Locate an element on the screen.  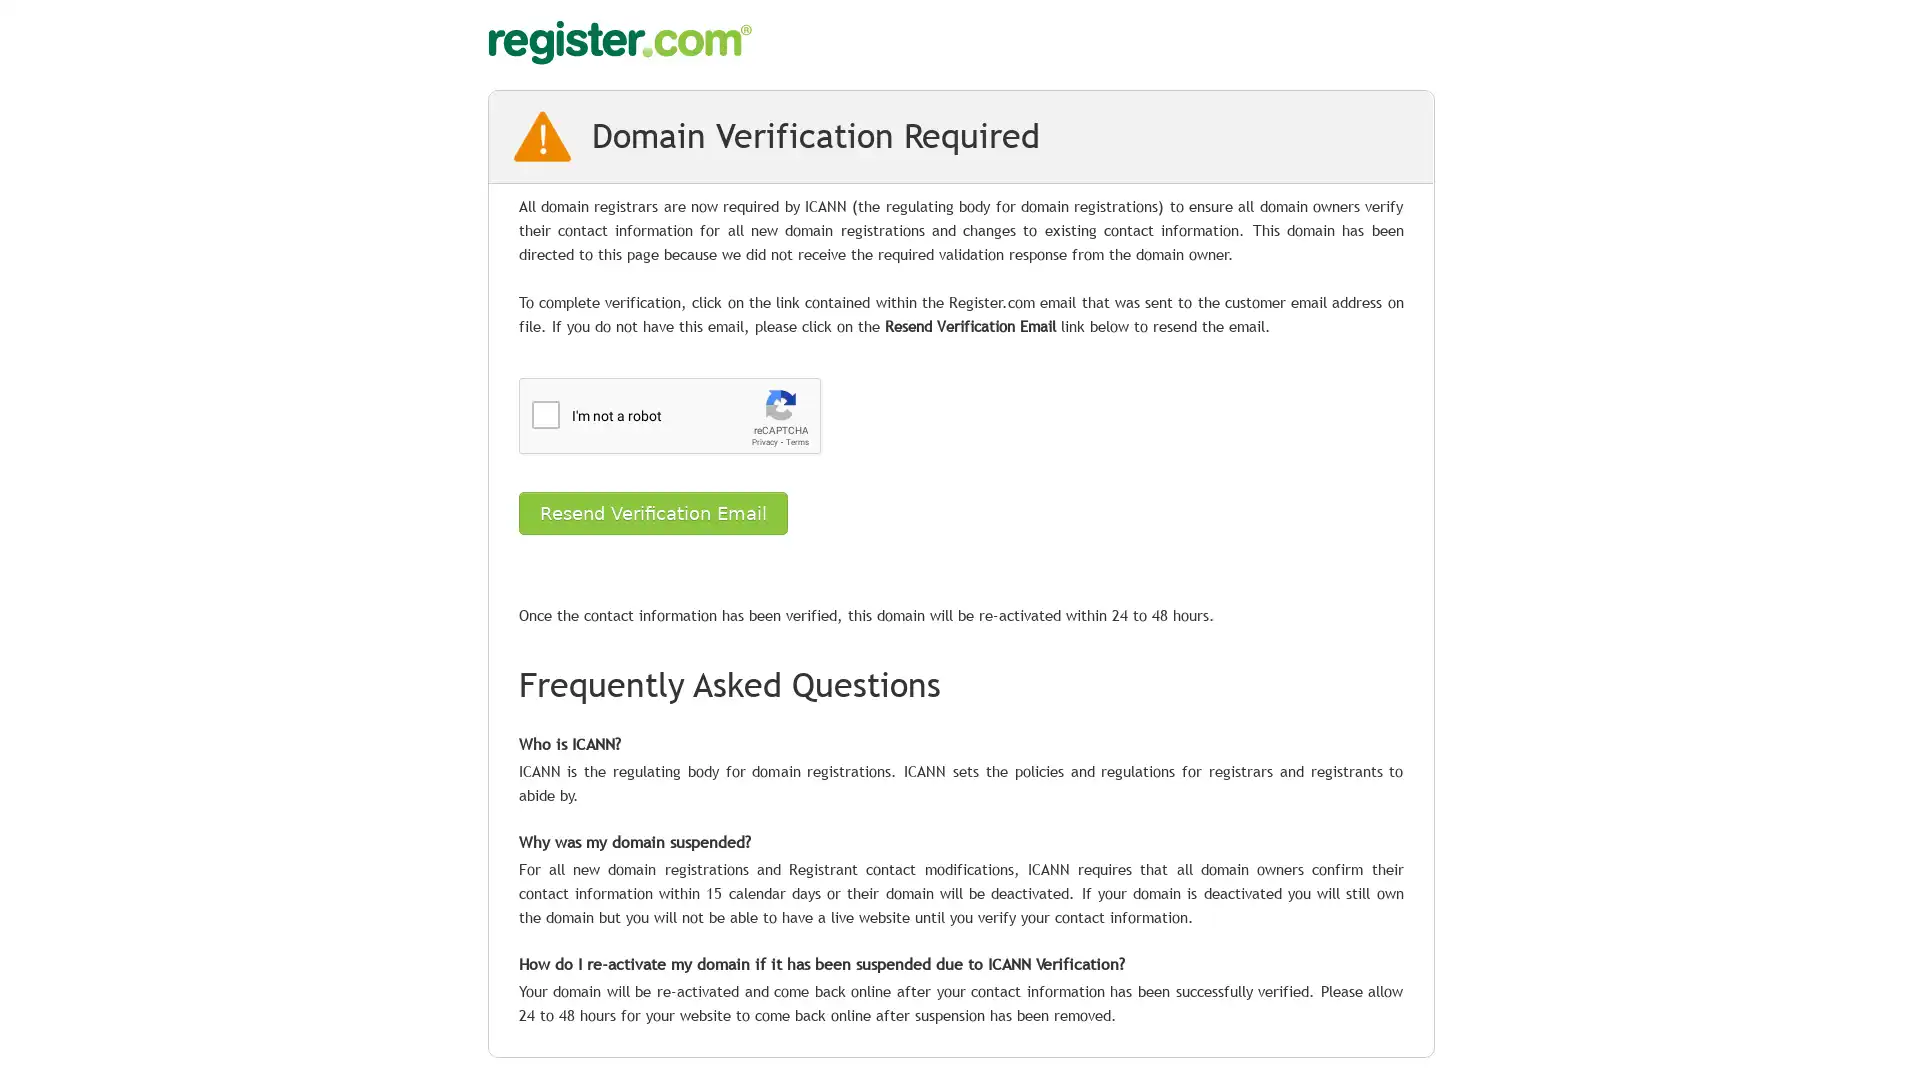
Resend Verification Email is located at coordinates (652, 512).